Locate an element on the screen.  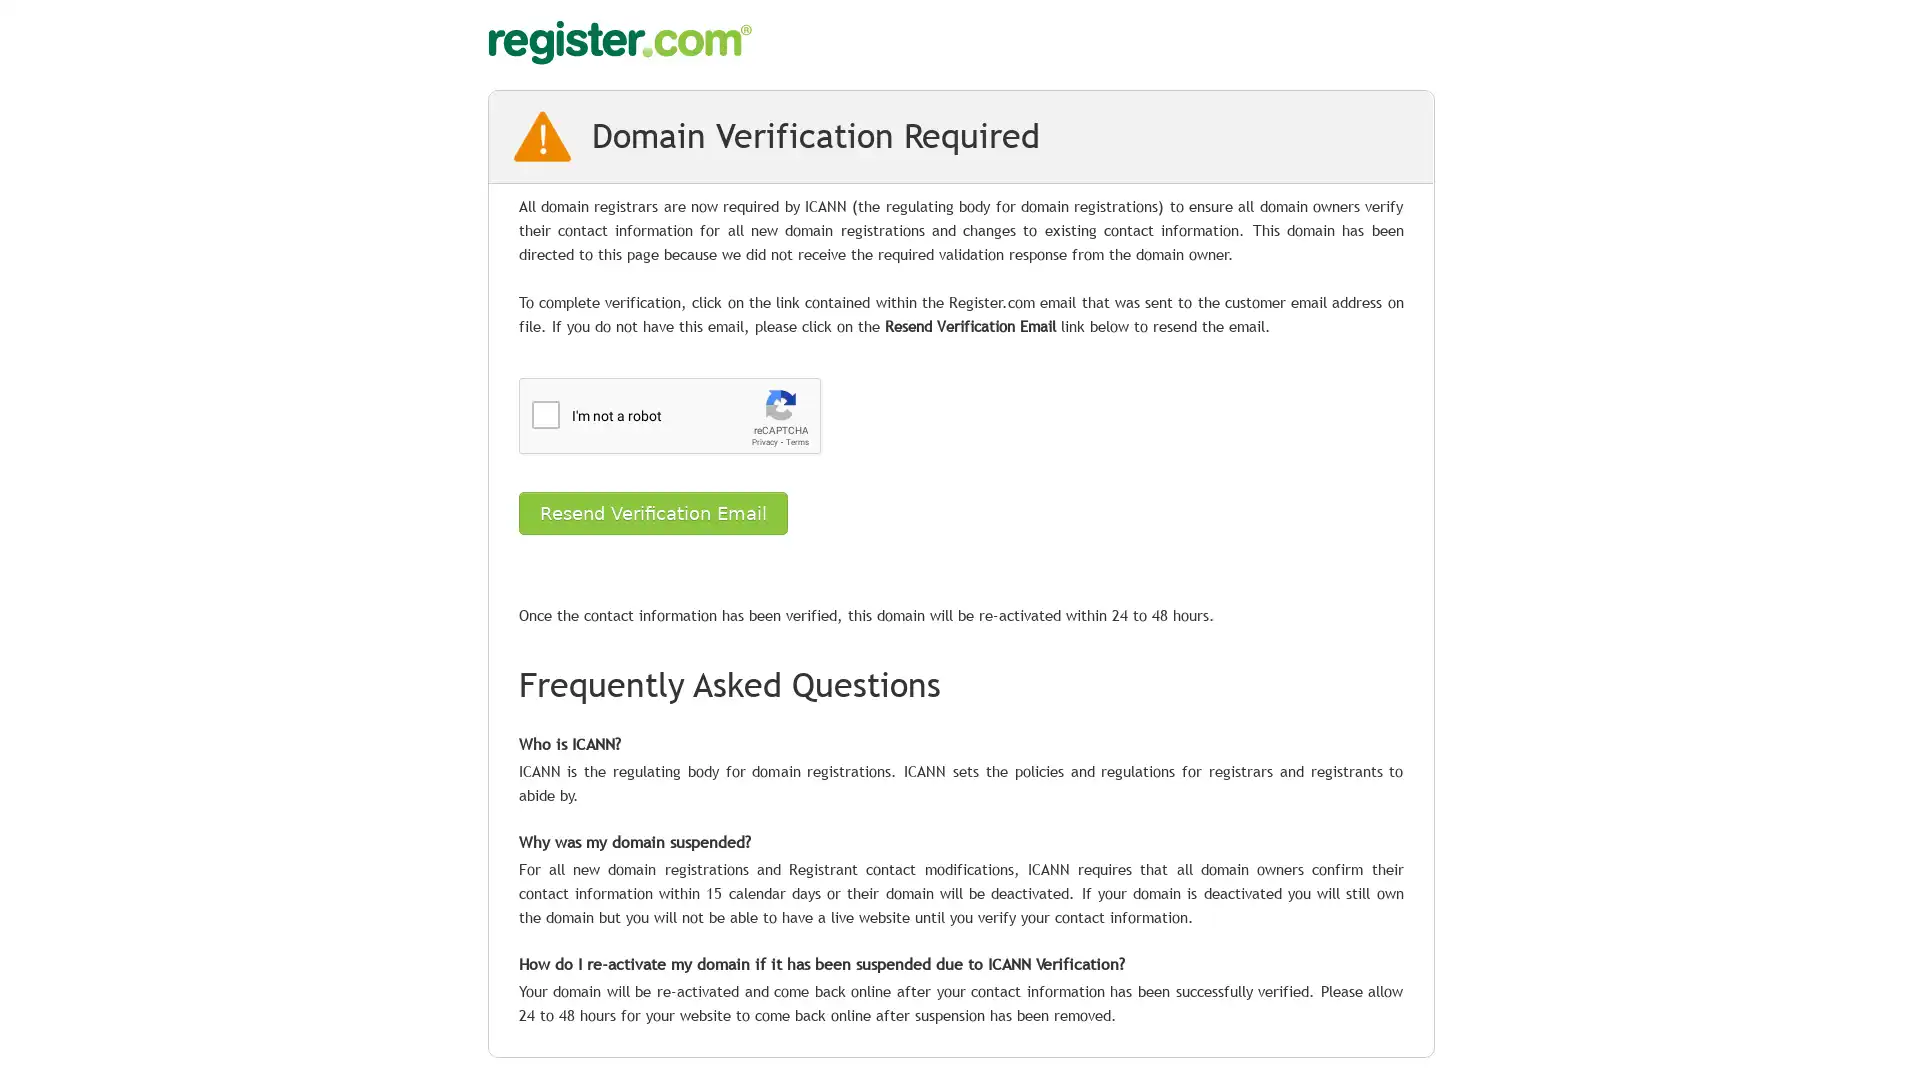
Resend Verification Email is located at coordinates (652, 512).